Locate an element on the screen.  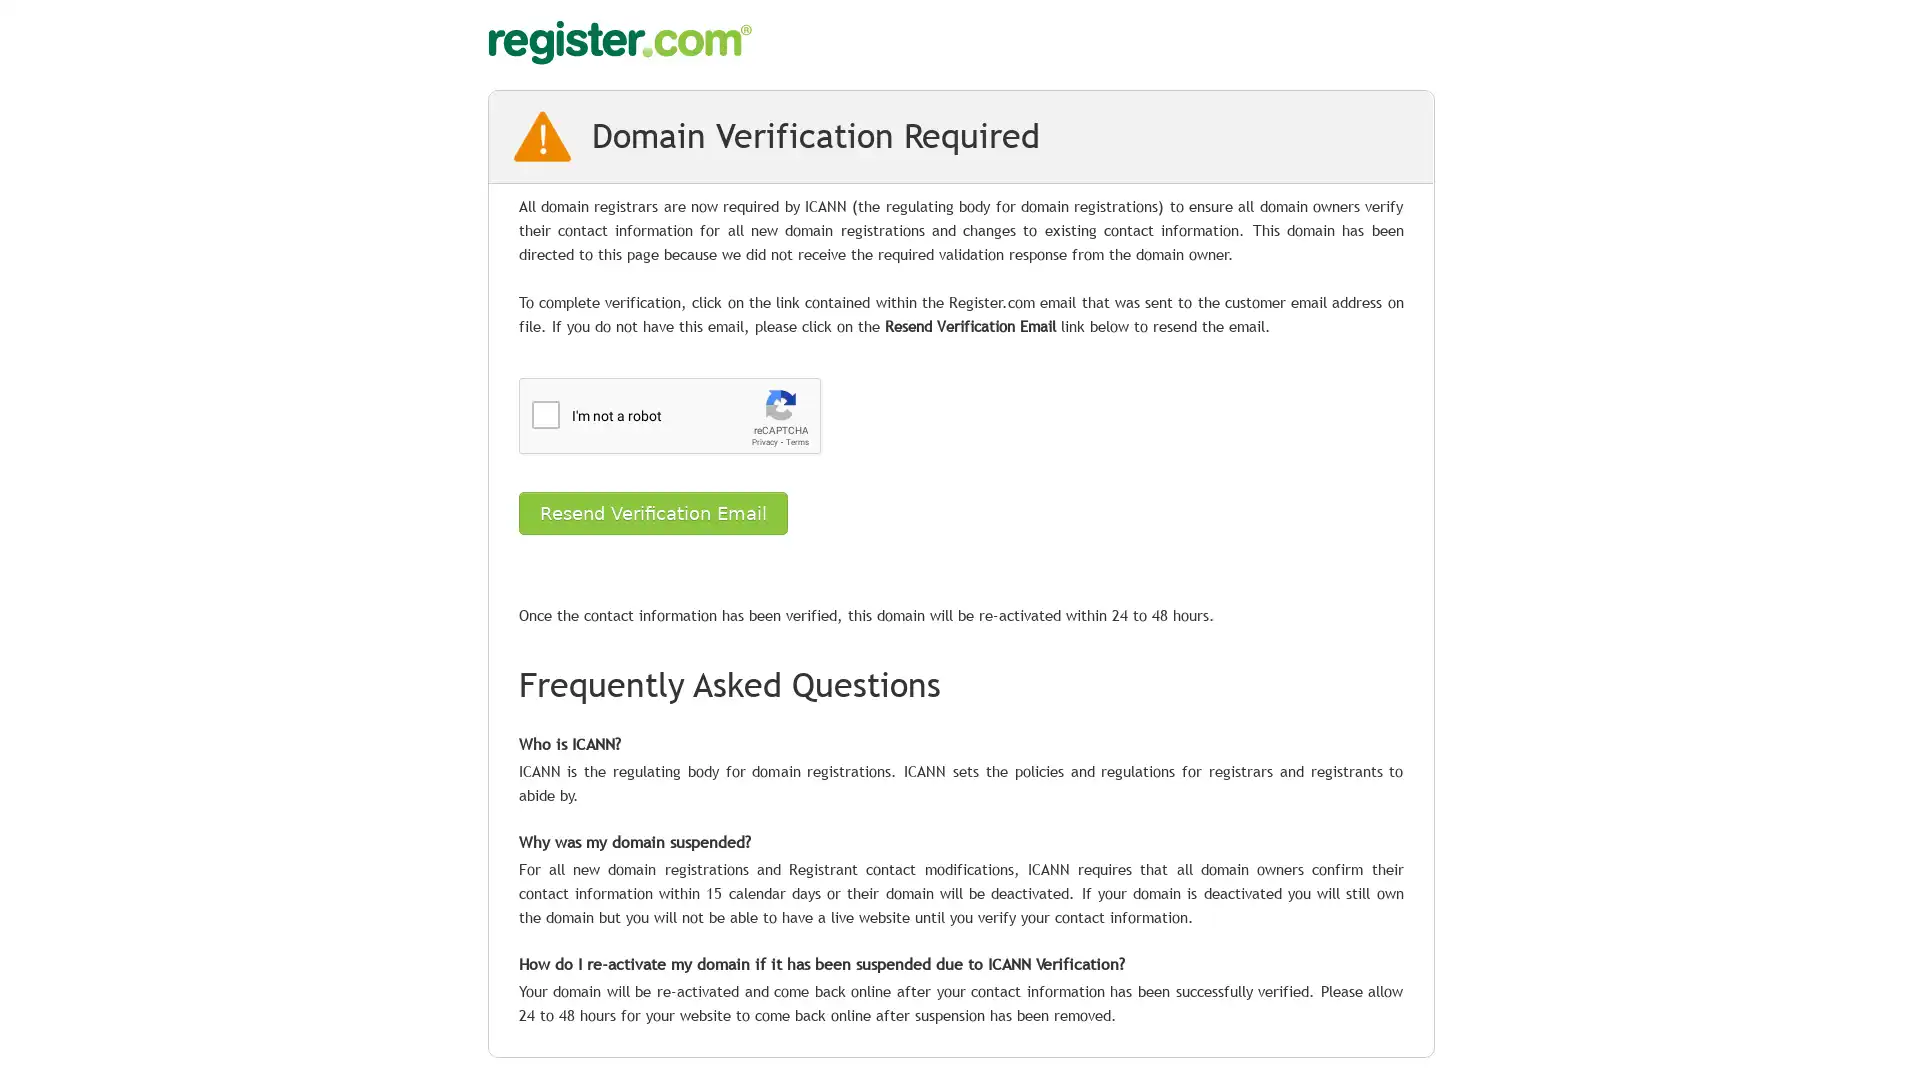
Resend Verification Email is located at coordinates (652, 512).